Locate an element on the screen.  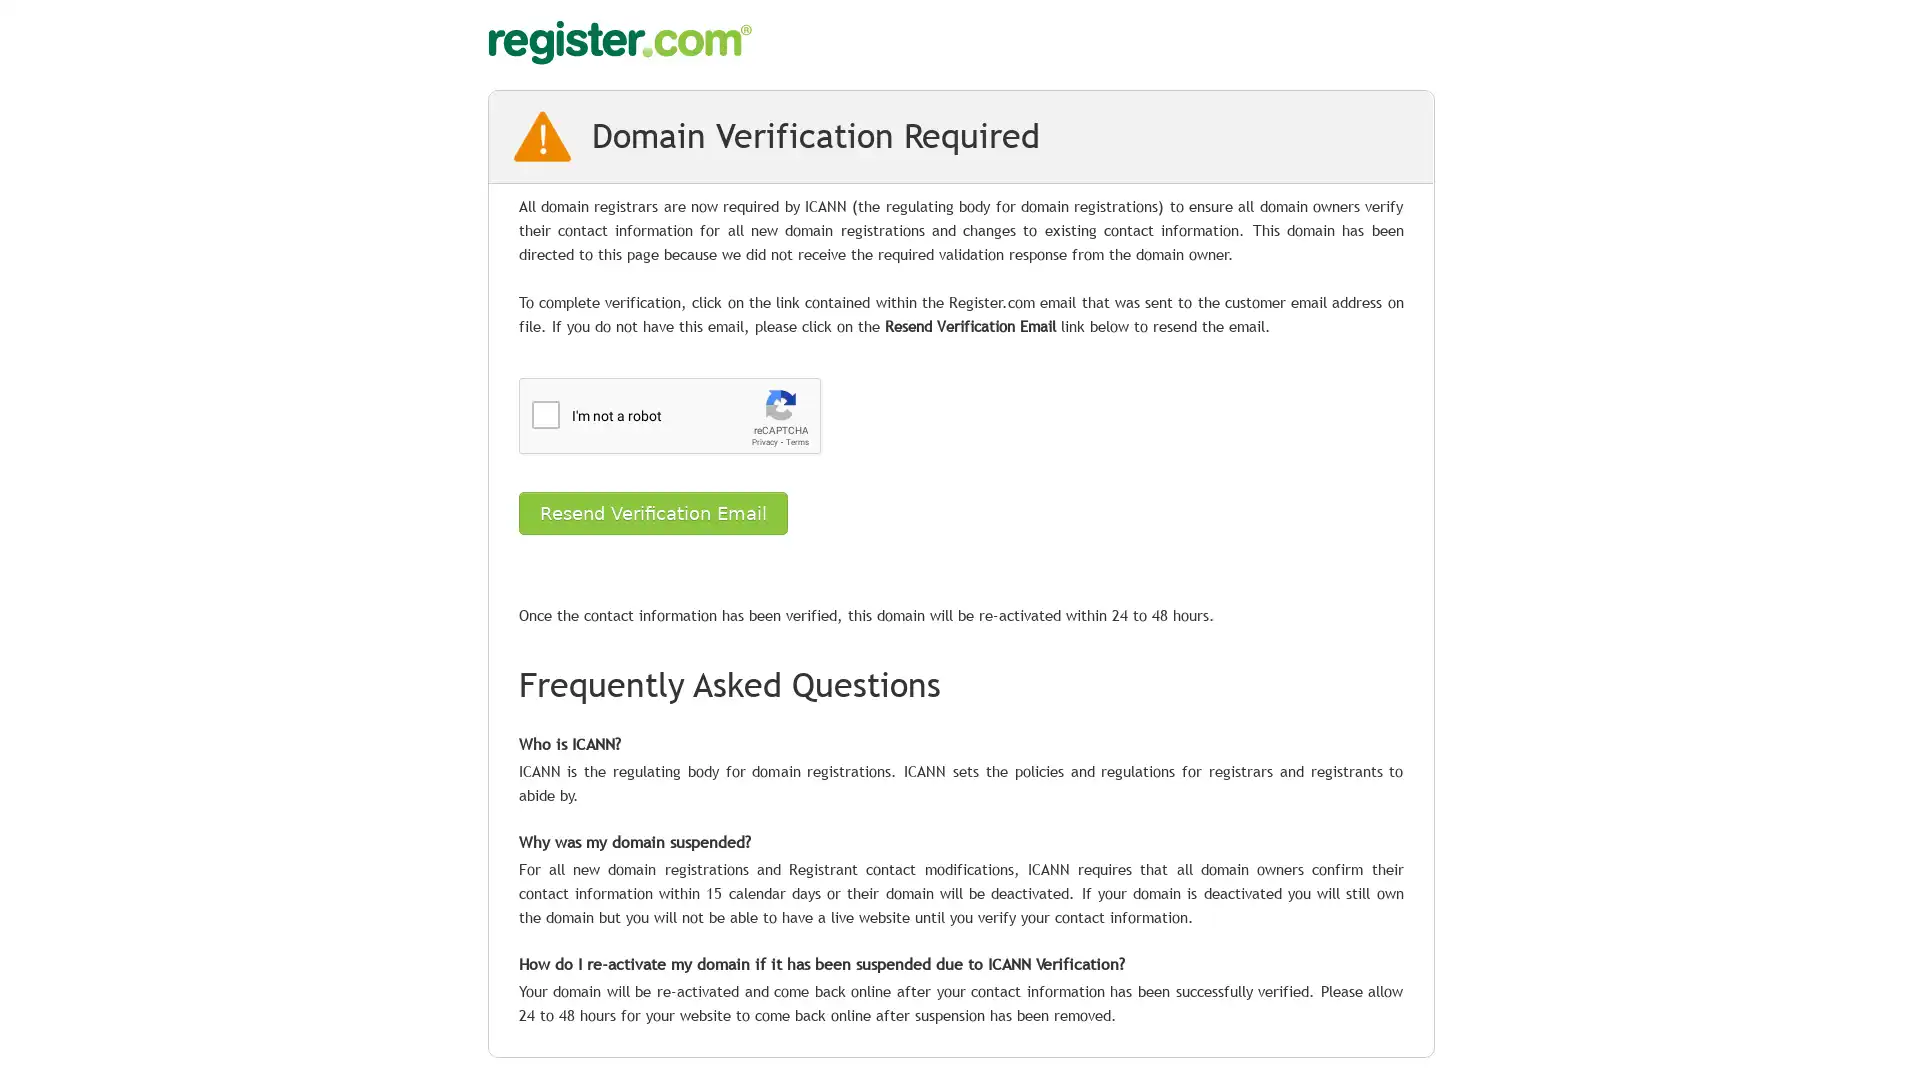
Resend Verification Email is located at coordinates (652, 512).